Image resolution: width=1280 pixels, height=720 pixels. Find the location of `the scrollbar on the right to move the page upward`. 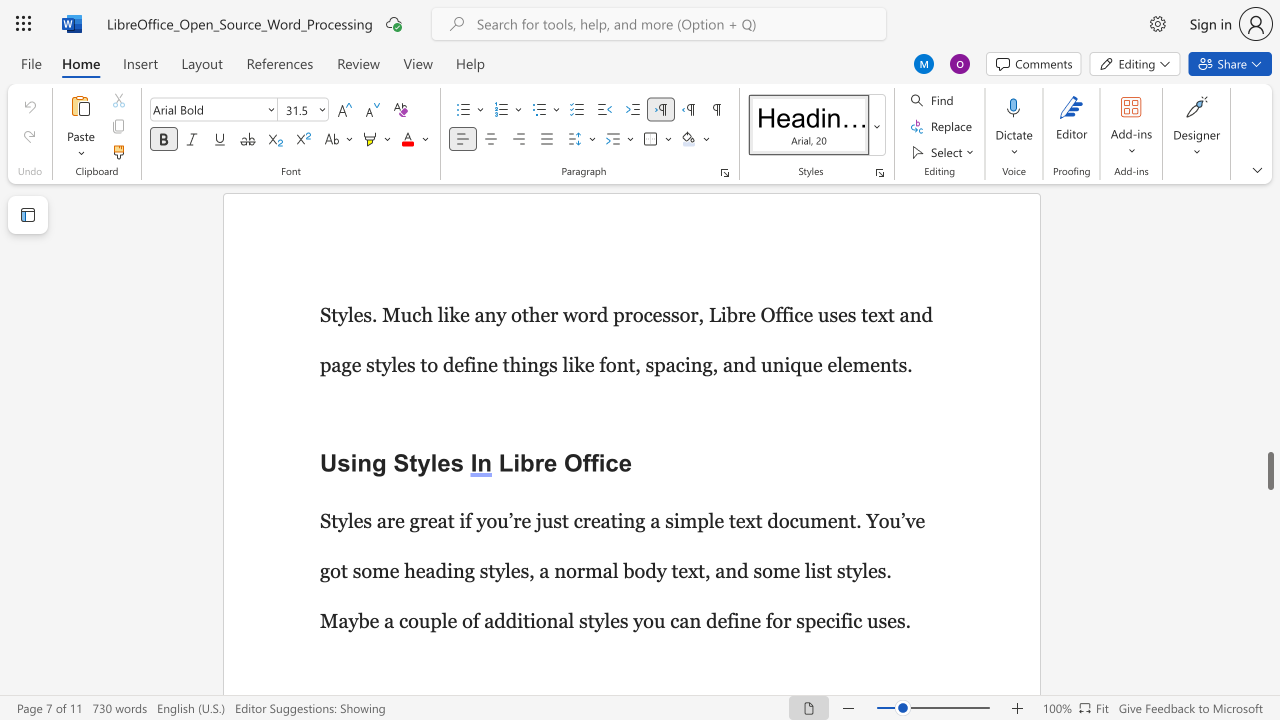

the scrollbar on the right to move the page upward is located at coordinates (1269, 400).